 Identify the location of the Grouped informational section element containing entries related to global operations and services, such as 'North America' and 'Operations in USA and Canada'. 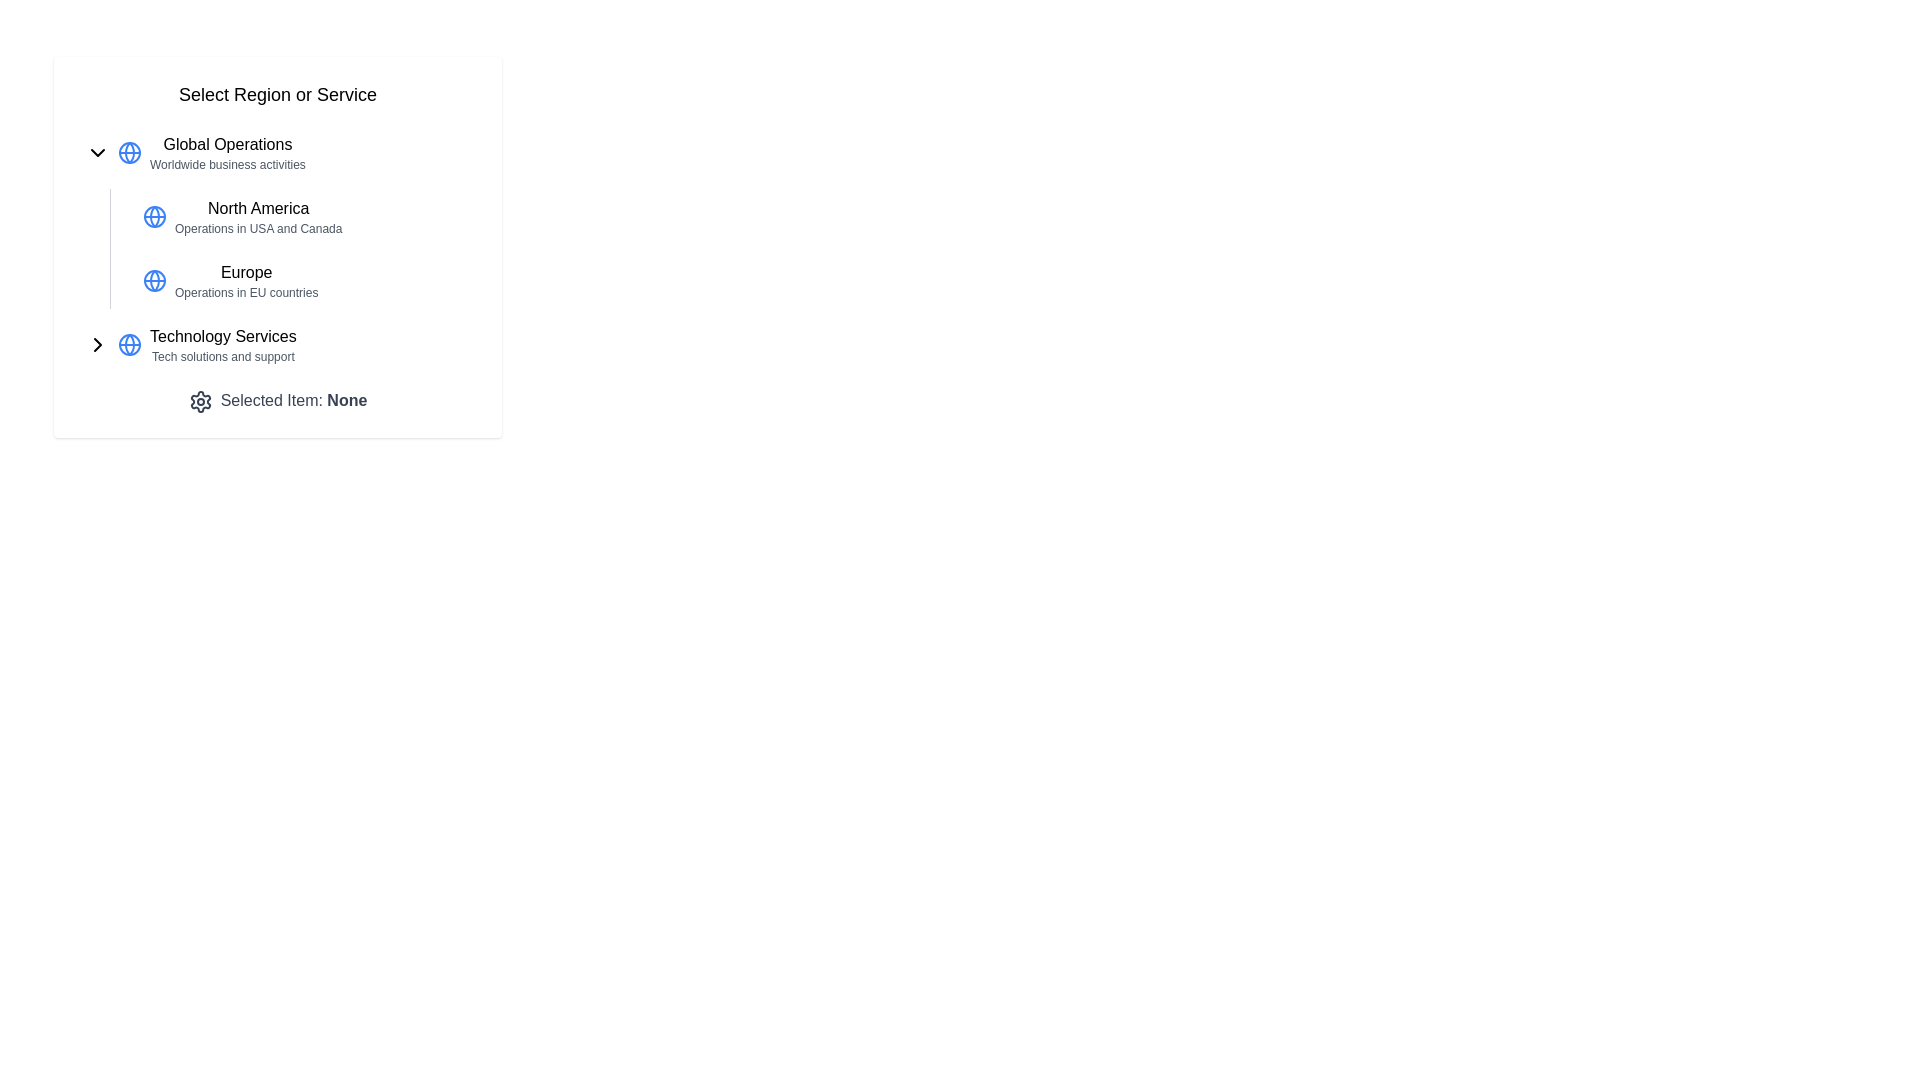
(277, 248).